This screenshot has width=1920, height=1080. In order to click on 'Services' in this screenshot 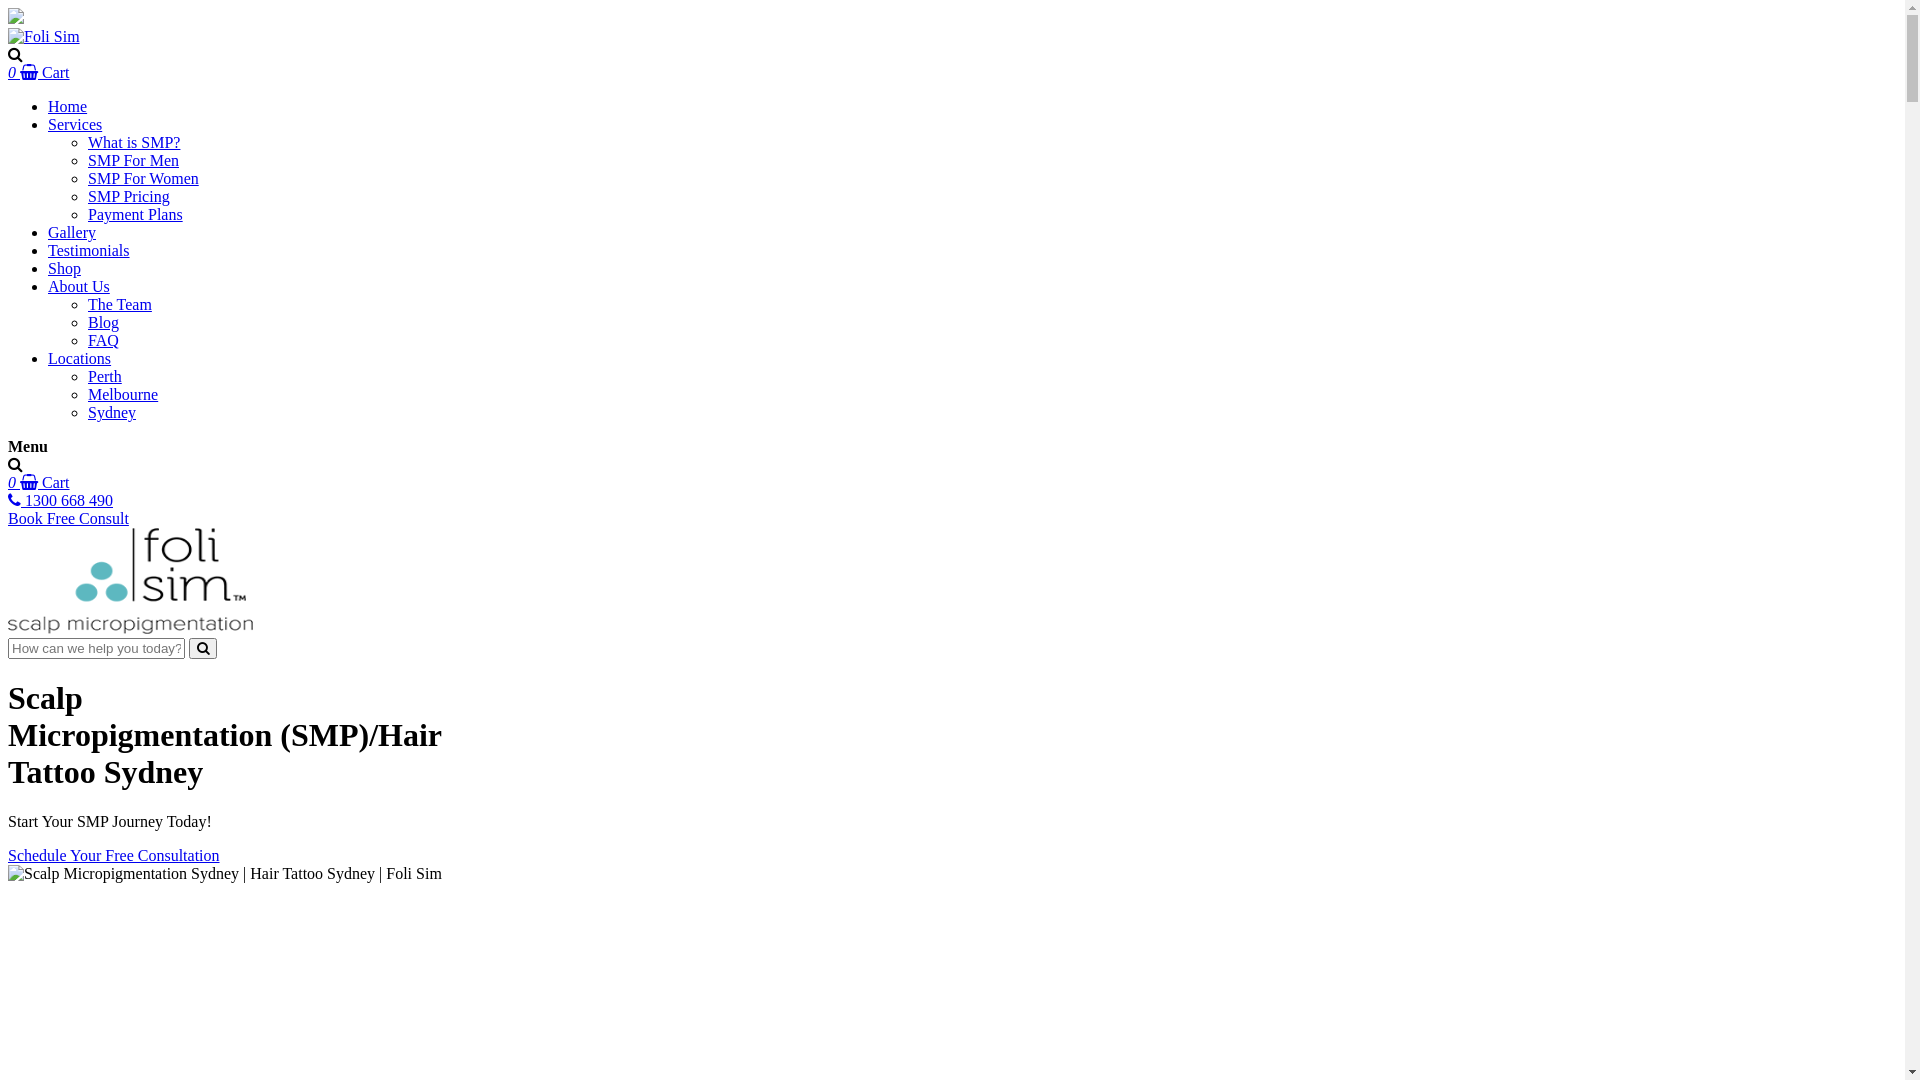, I will do `click(48, 124)`.